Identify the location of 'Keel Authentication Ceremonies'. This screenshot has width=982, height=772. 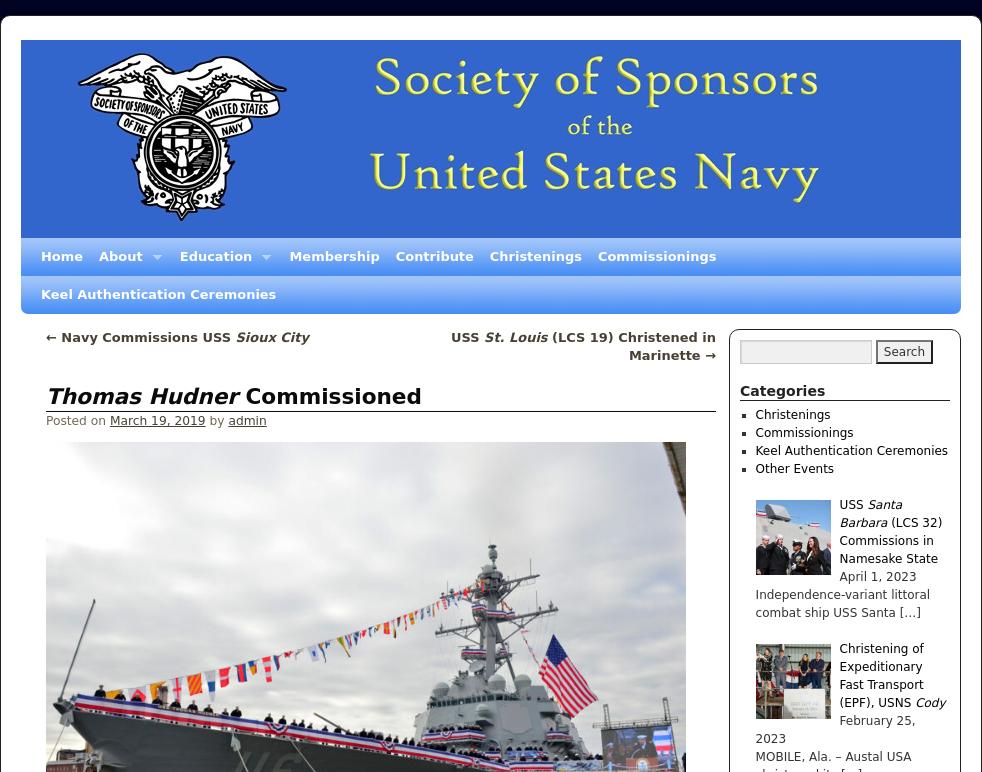
(851, 451).